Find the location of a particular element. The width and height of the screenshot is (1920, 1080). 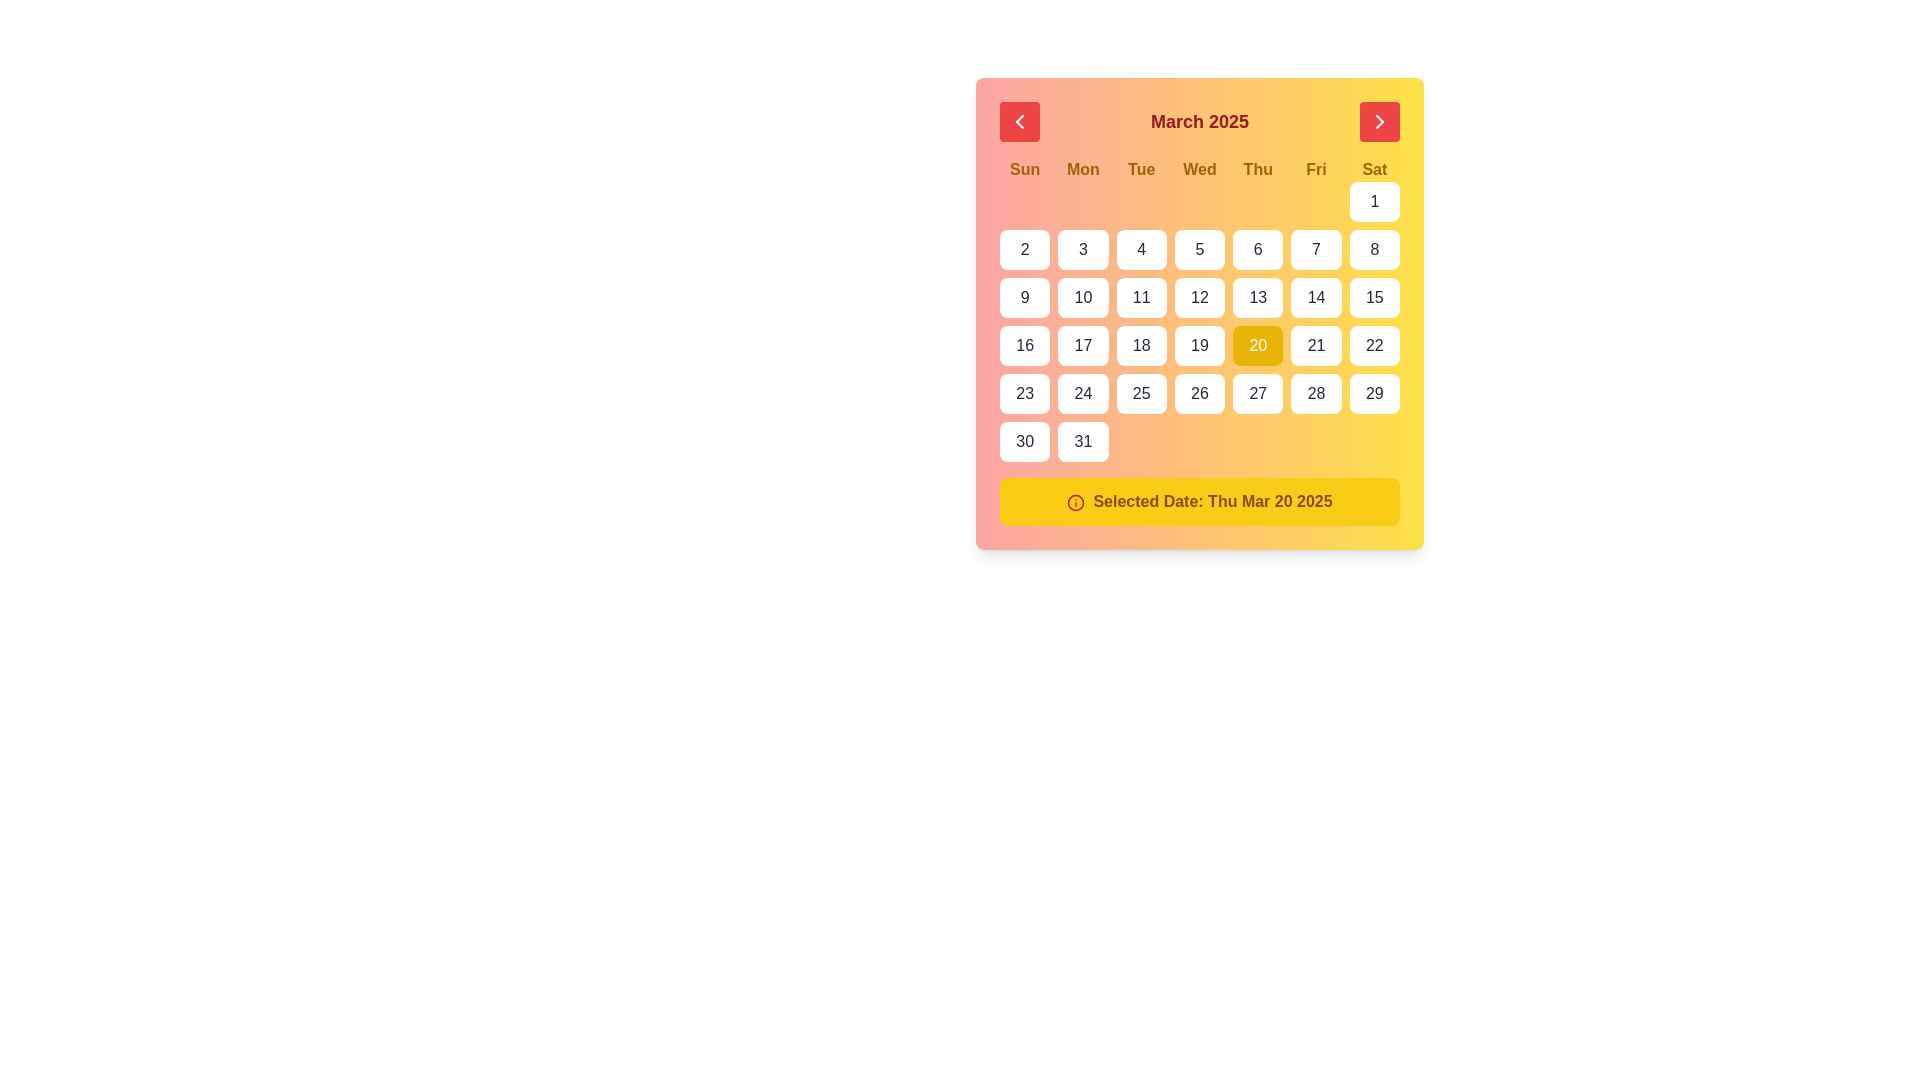

the button displaying the number '5' in the March 2025 calendar grid is located at coordinates (1200, 249).